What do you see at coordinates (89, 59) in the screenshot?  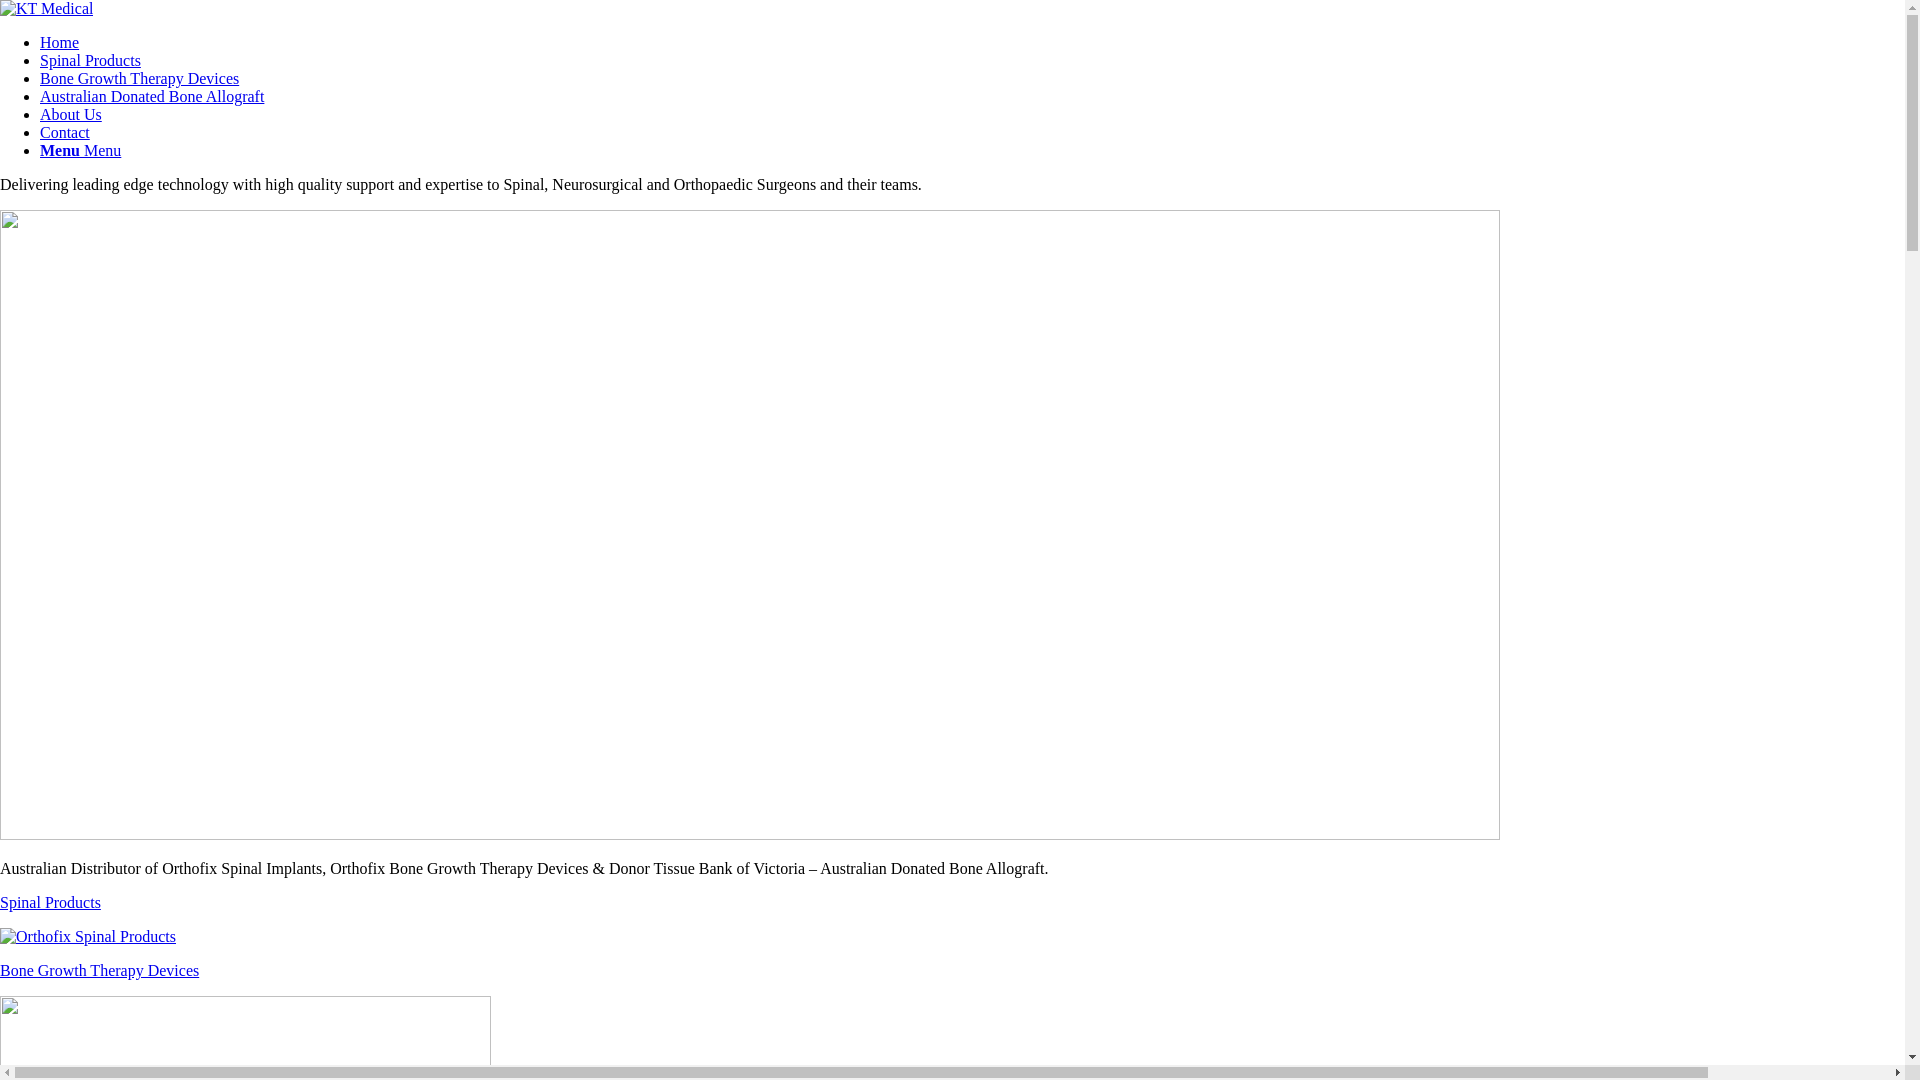 I see `'Spinal Products'` at bounding box center [89, 59].